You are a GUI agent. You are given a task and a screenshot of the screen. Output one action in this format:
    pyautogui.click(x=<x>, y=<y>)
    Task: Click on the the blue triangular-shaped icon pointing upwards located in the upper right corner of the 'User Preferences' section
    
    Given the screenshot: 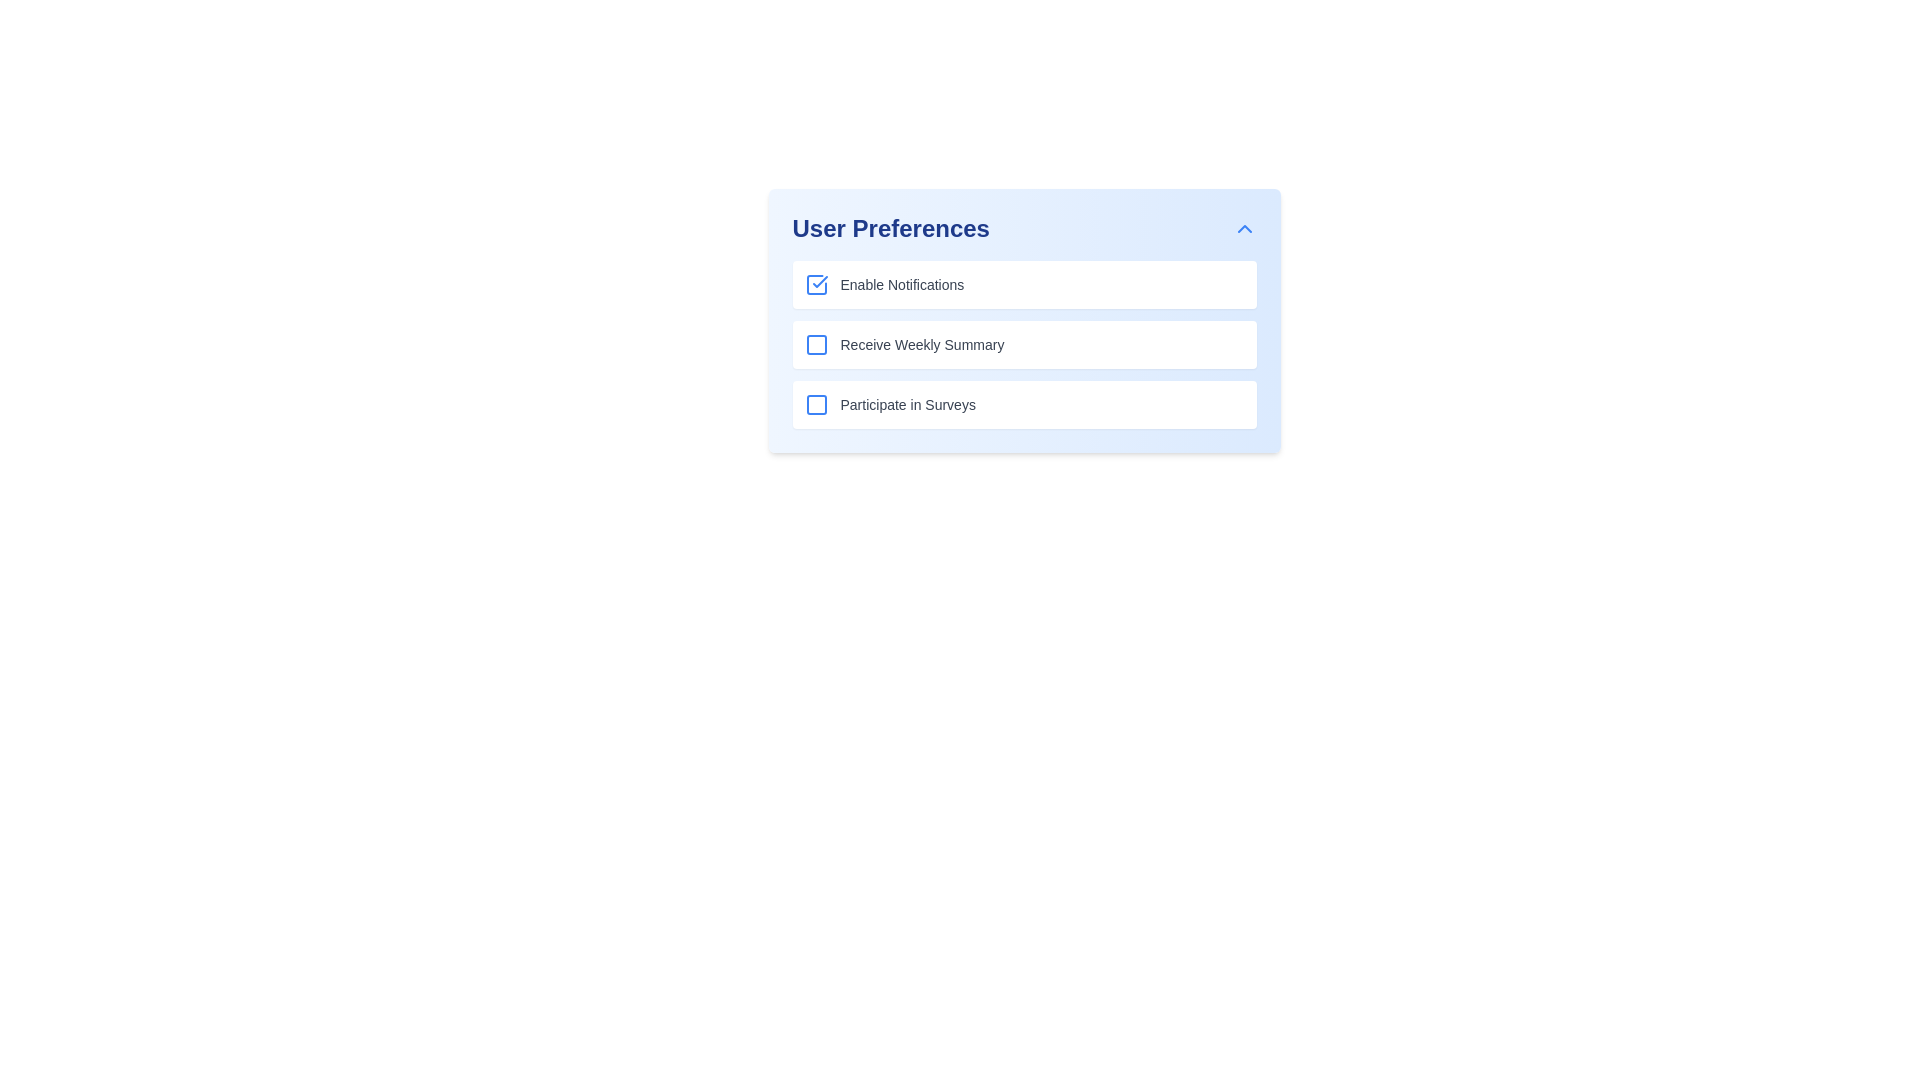 What is the action you would take?
    pyautogui.click(x=1243, y=227)
    